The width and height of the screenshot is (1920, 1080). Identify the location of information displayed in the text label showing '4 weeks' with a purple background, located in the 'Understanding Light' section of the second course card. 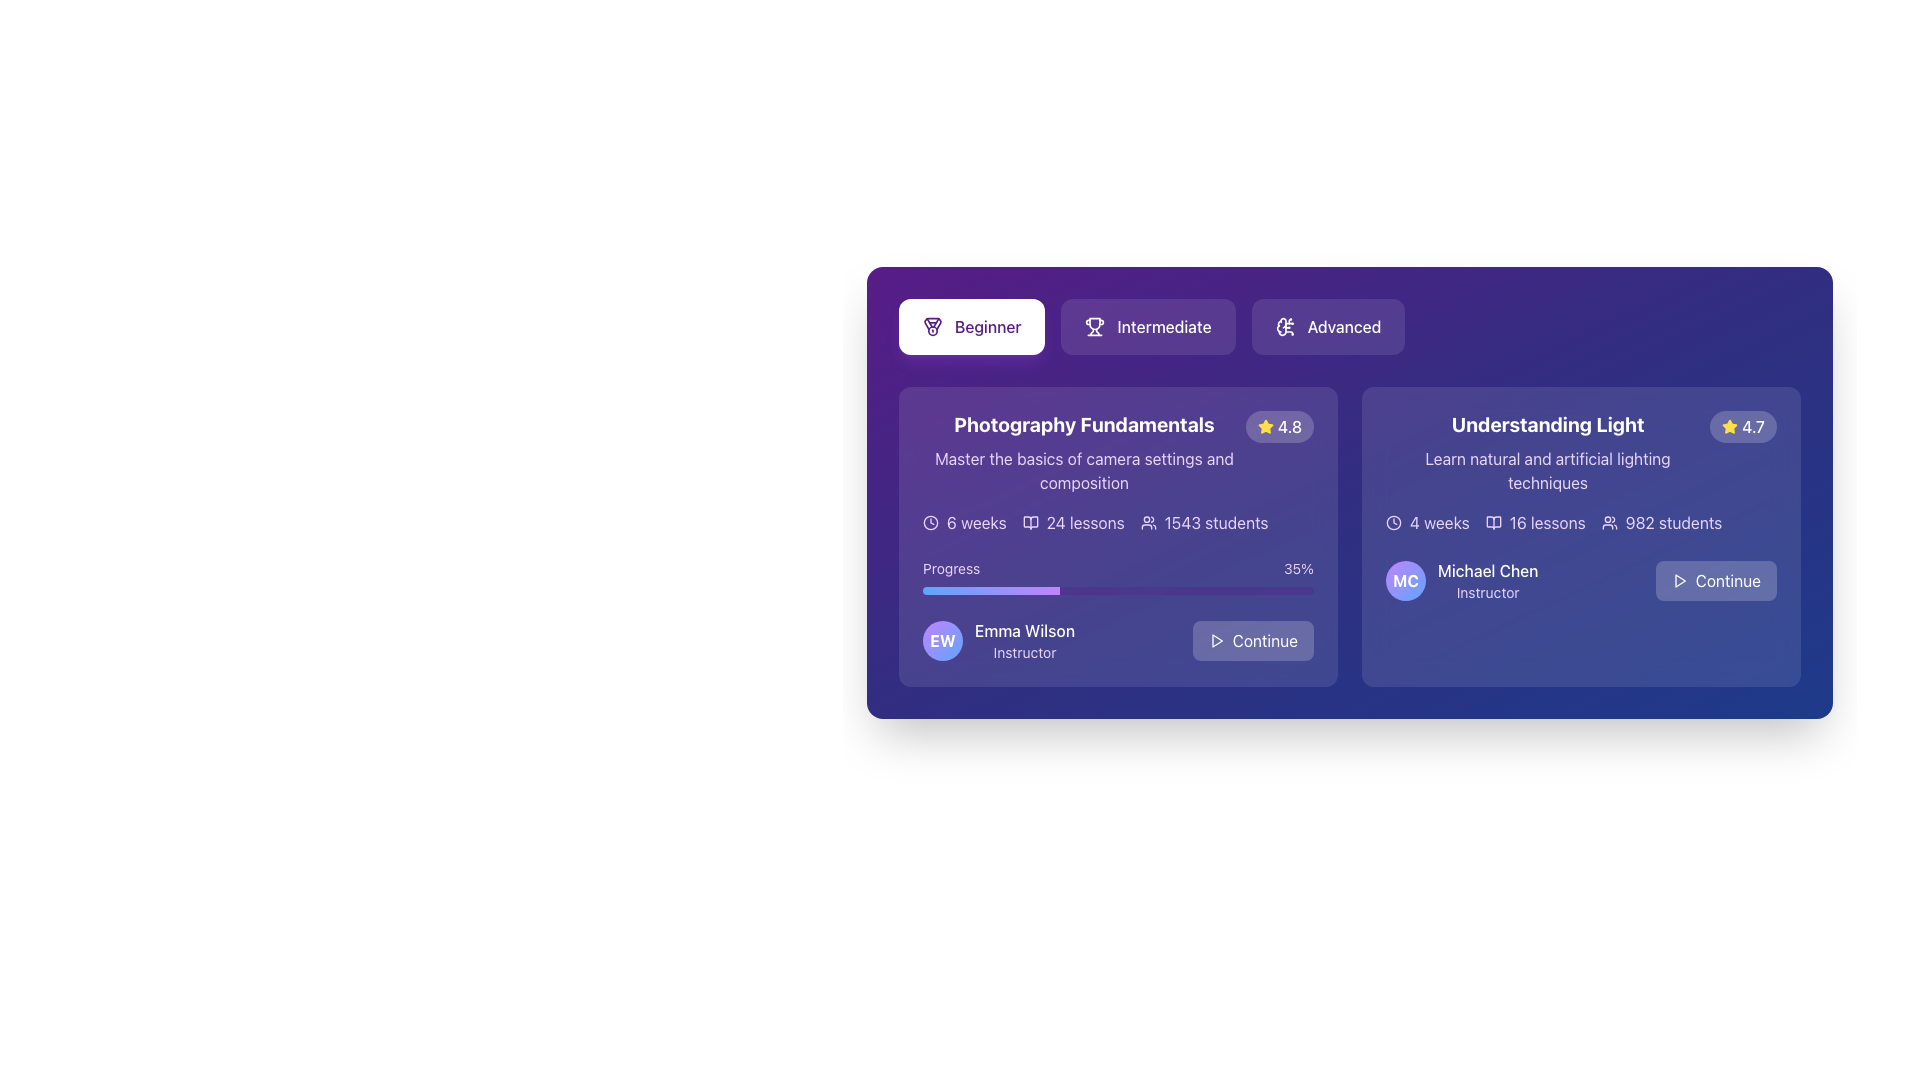
(1438, 522).